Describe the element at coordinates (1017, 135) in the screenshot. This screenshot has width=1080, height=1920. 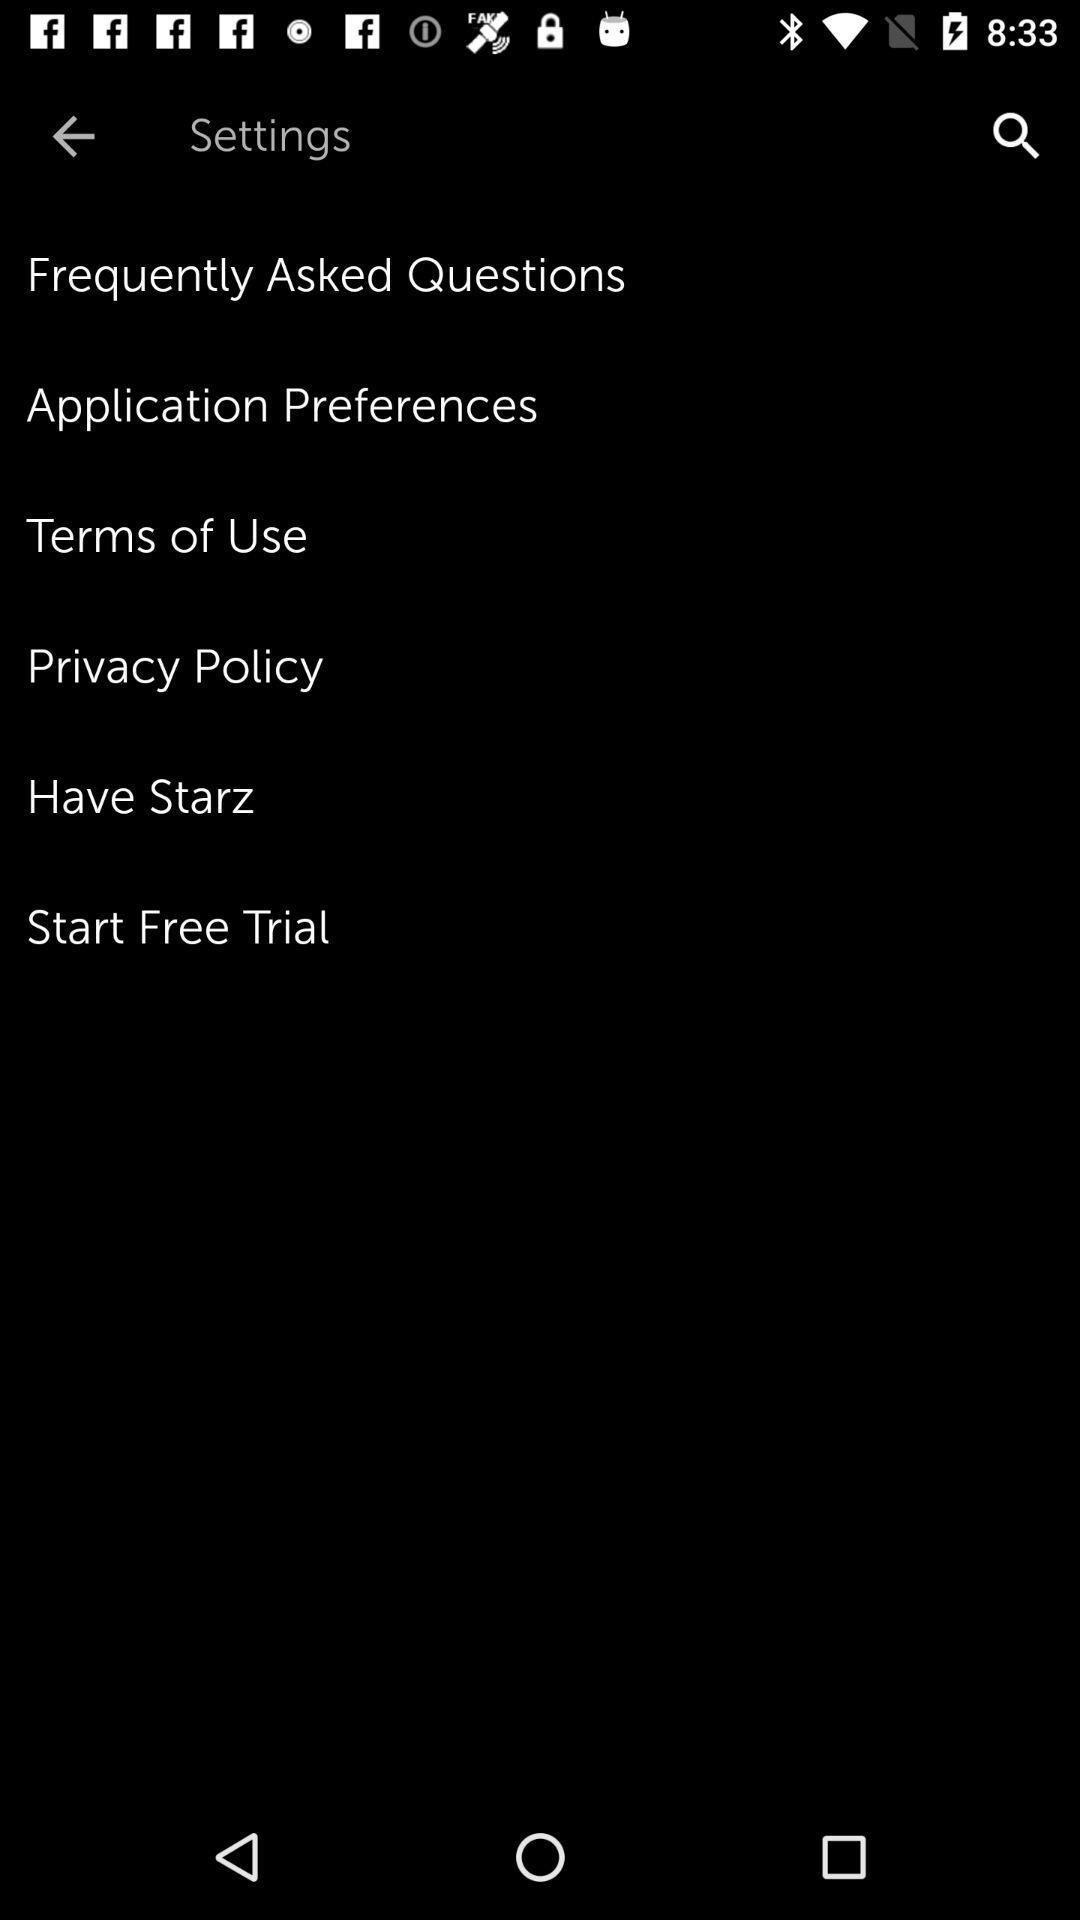
I see `the item above frequently asked questions item` at that location.